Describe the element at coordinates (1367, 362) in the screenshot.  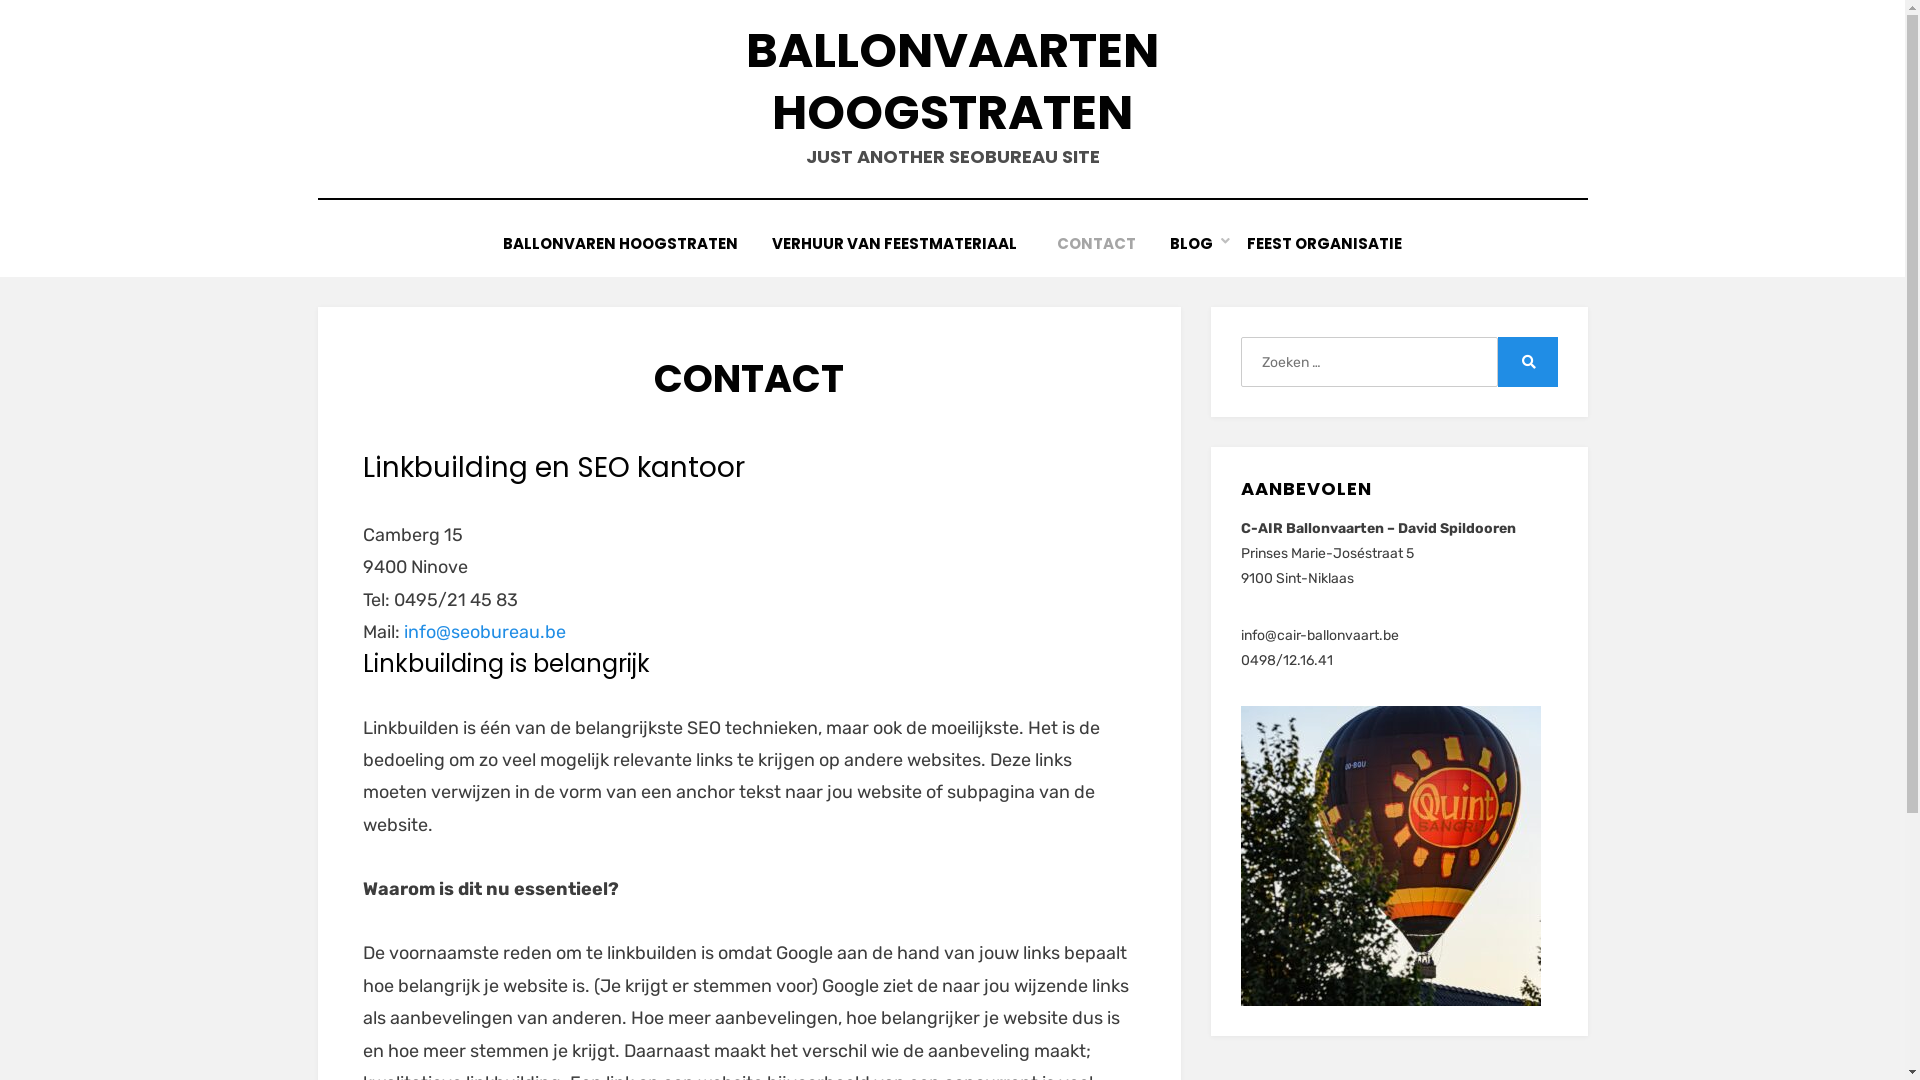
I see `'Zoeken naar:'` at that location.